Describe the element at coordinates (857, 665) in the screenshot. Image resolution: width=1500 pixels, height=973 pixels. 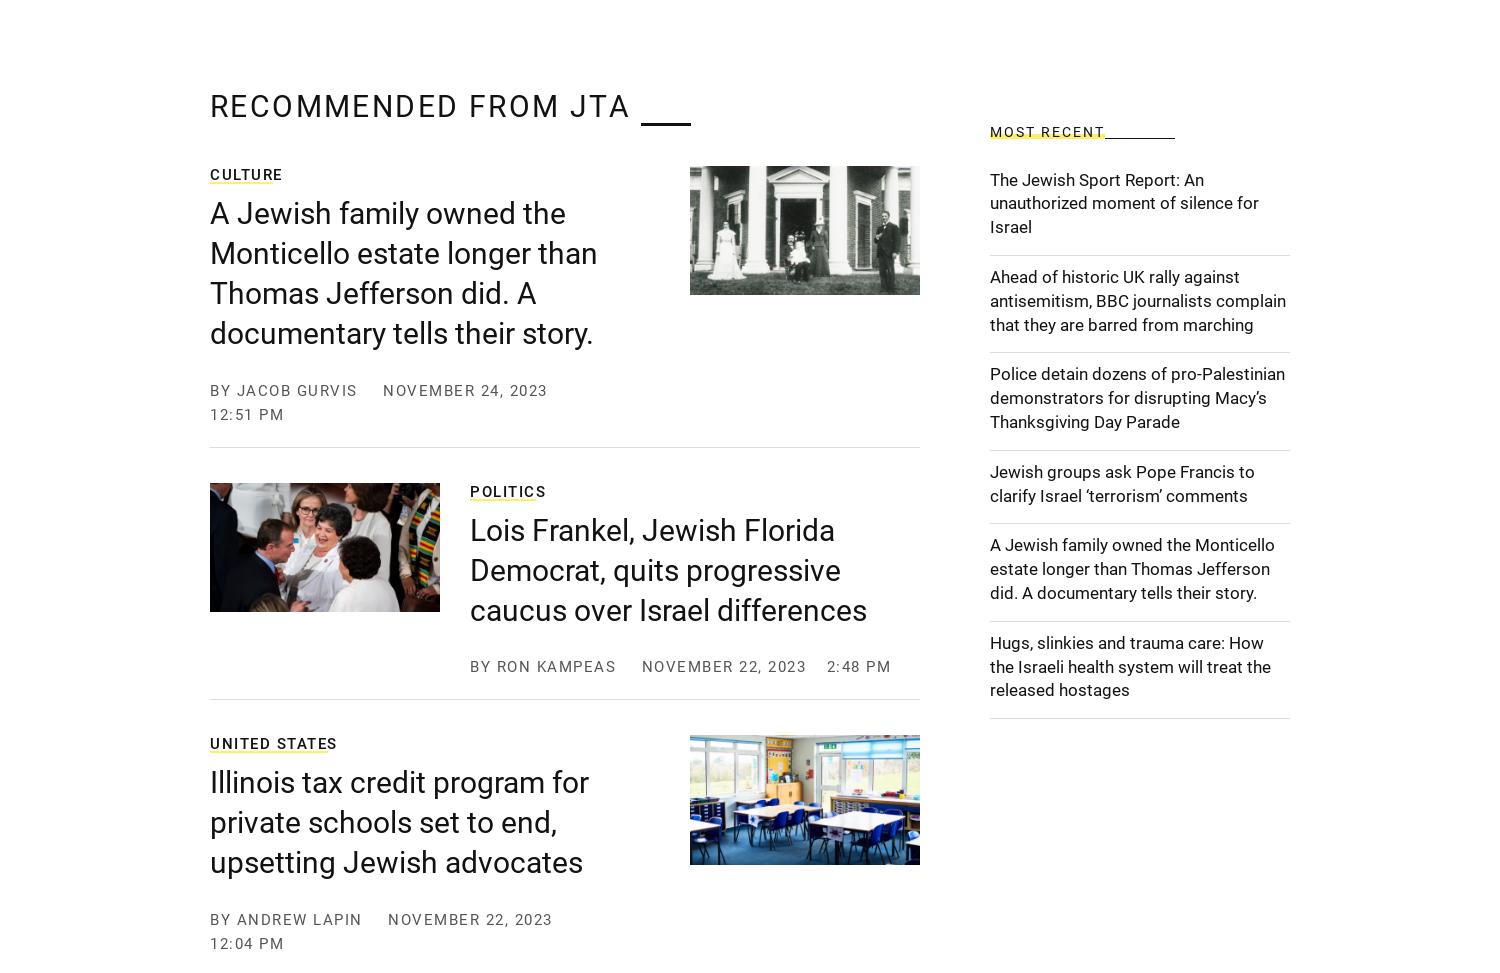
I see `'2:48 pm'` at that location.